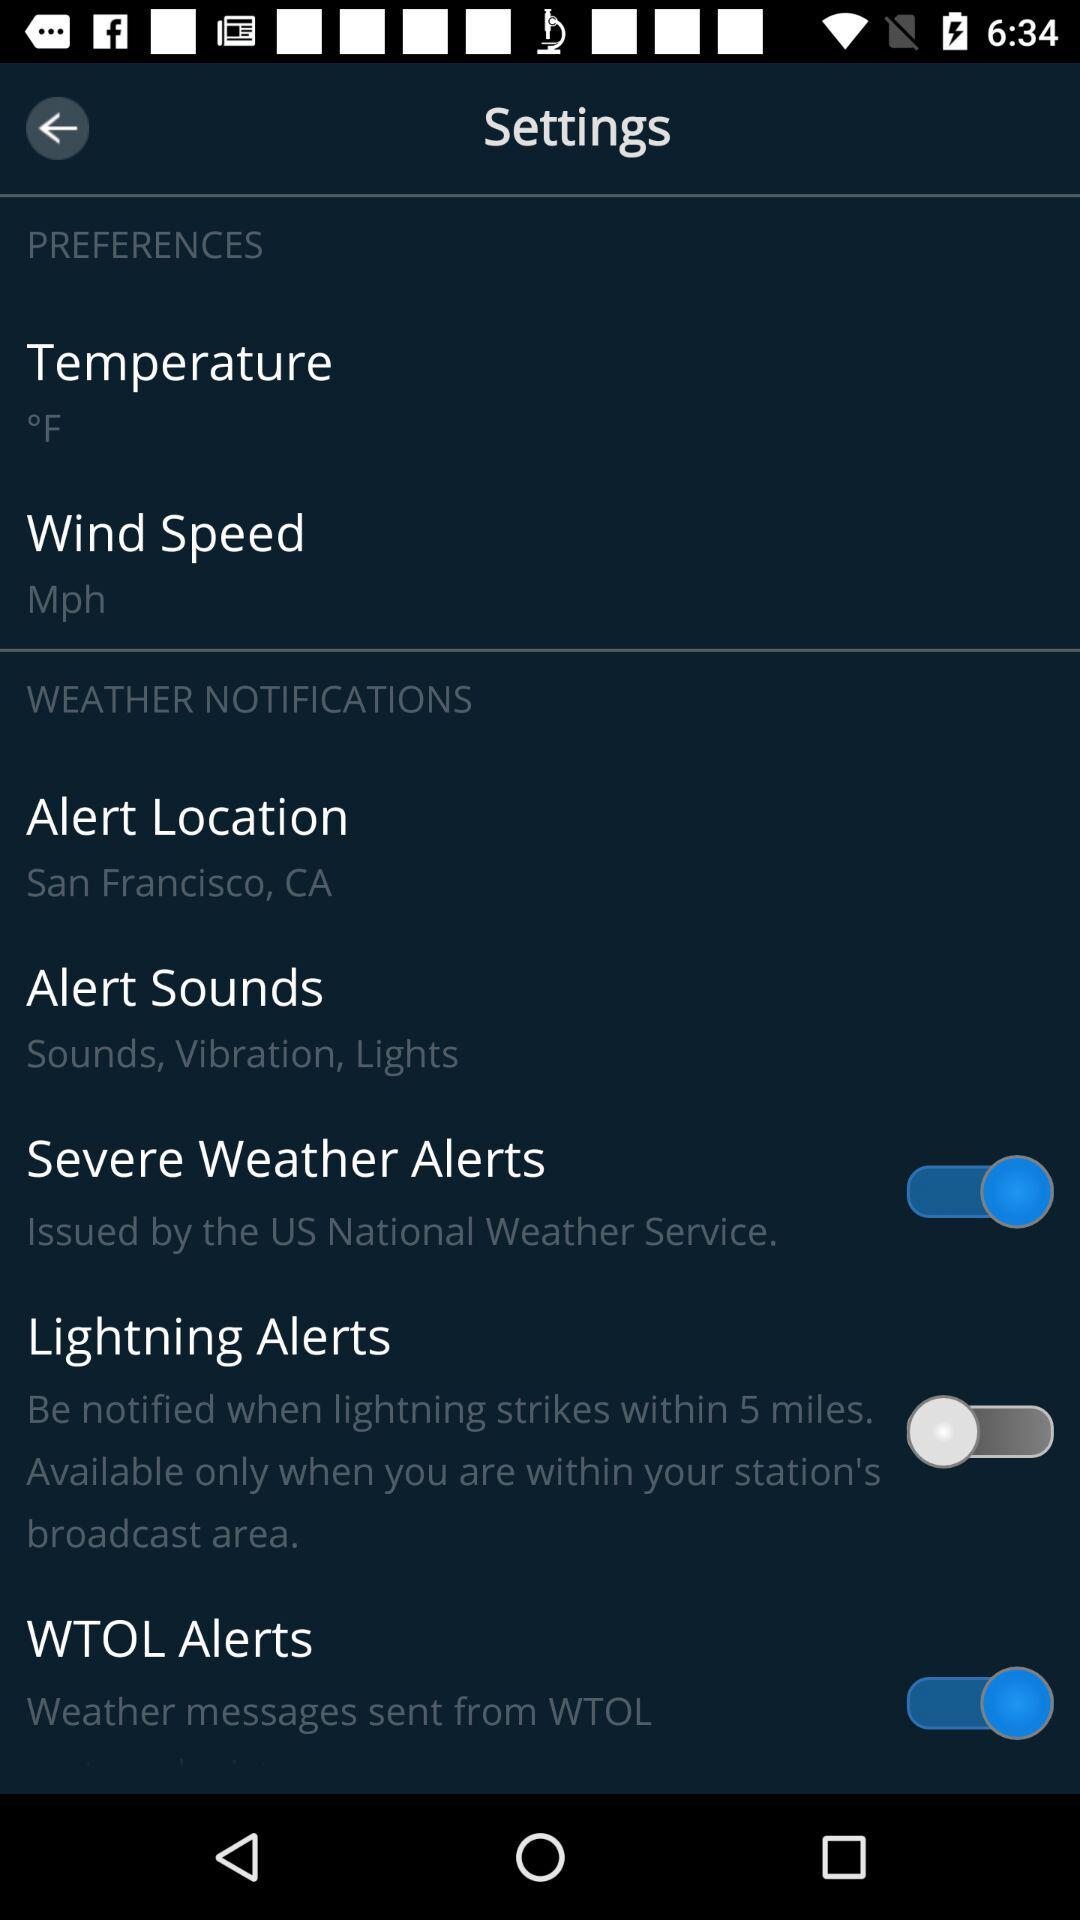  Describe the element at coordinates (56, 127) in the screenshot. I see `the arrow_backward icon` at that location.